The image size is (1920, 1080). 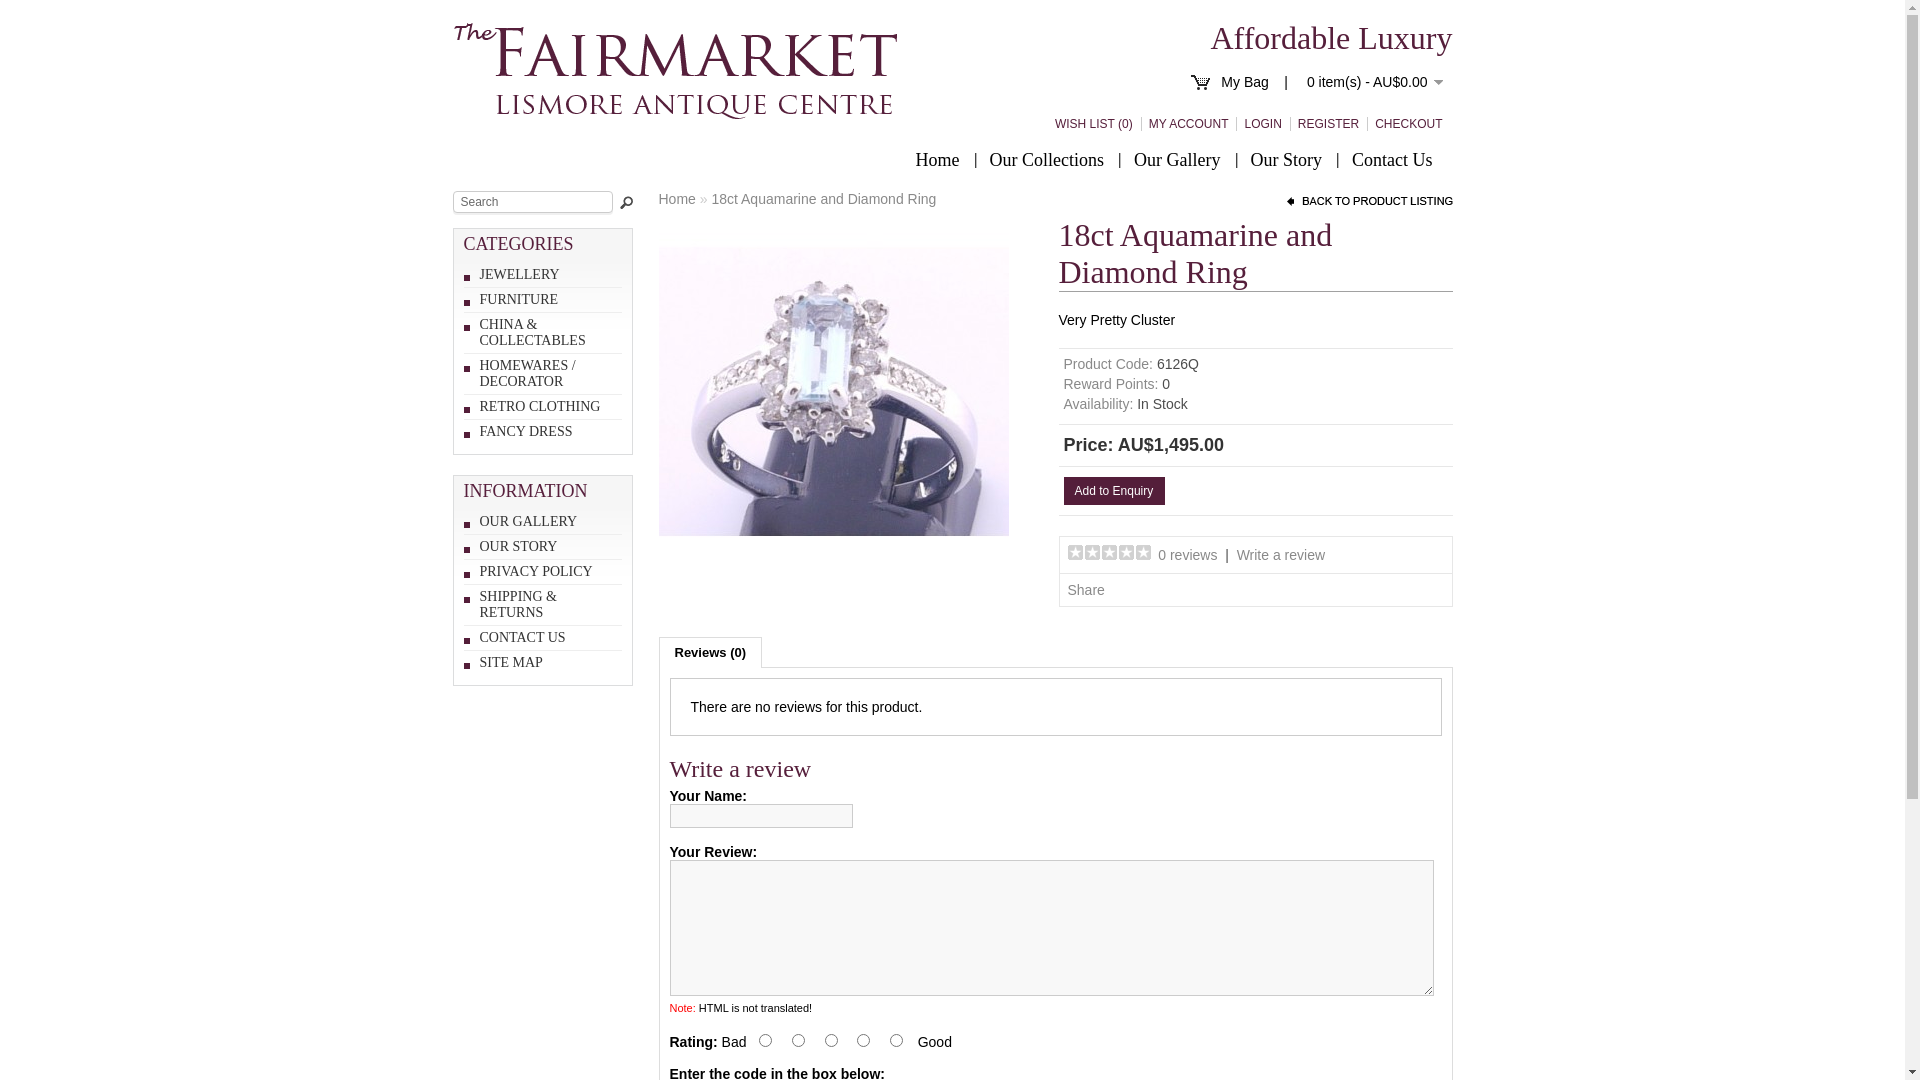 I want to click on 'PRIVACY POLICY', so click(x=536, y=571).